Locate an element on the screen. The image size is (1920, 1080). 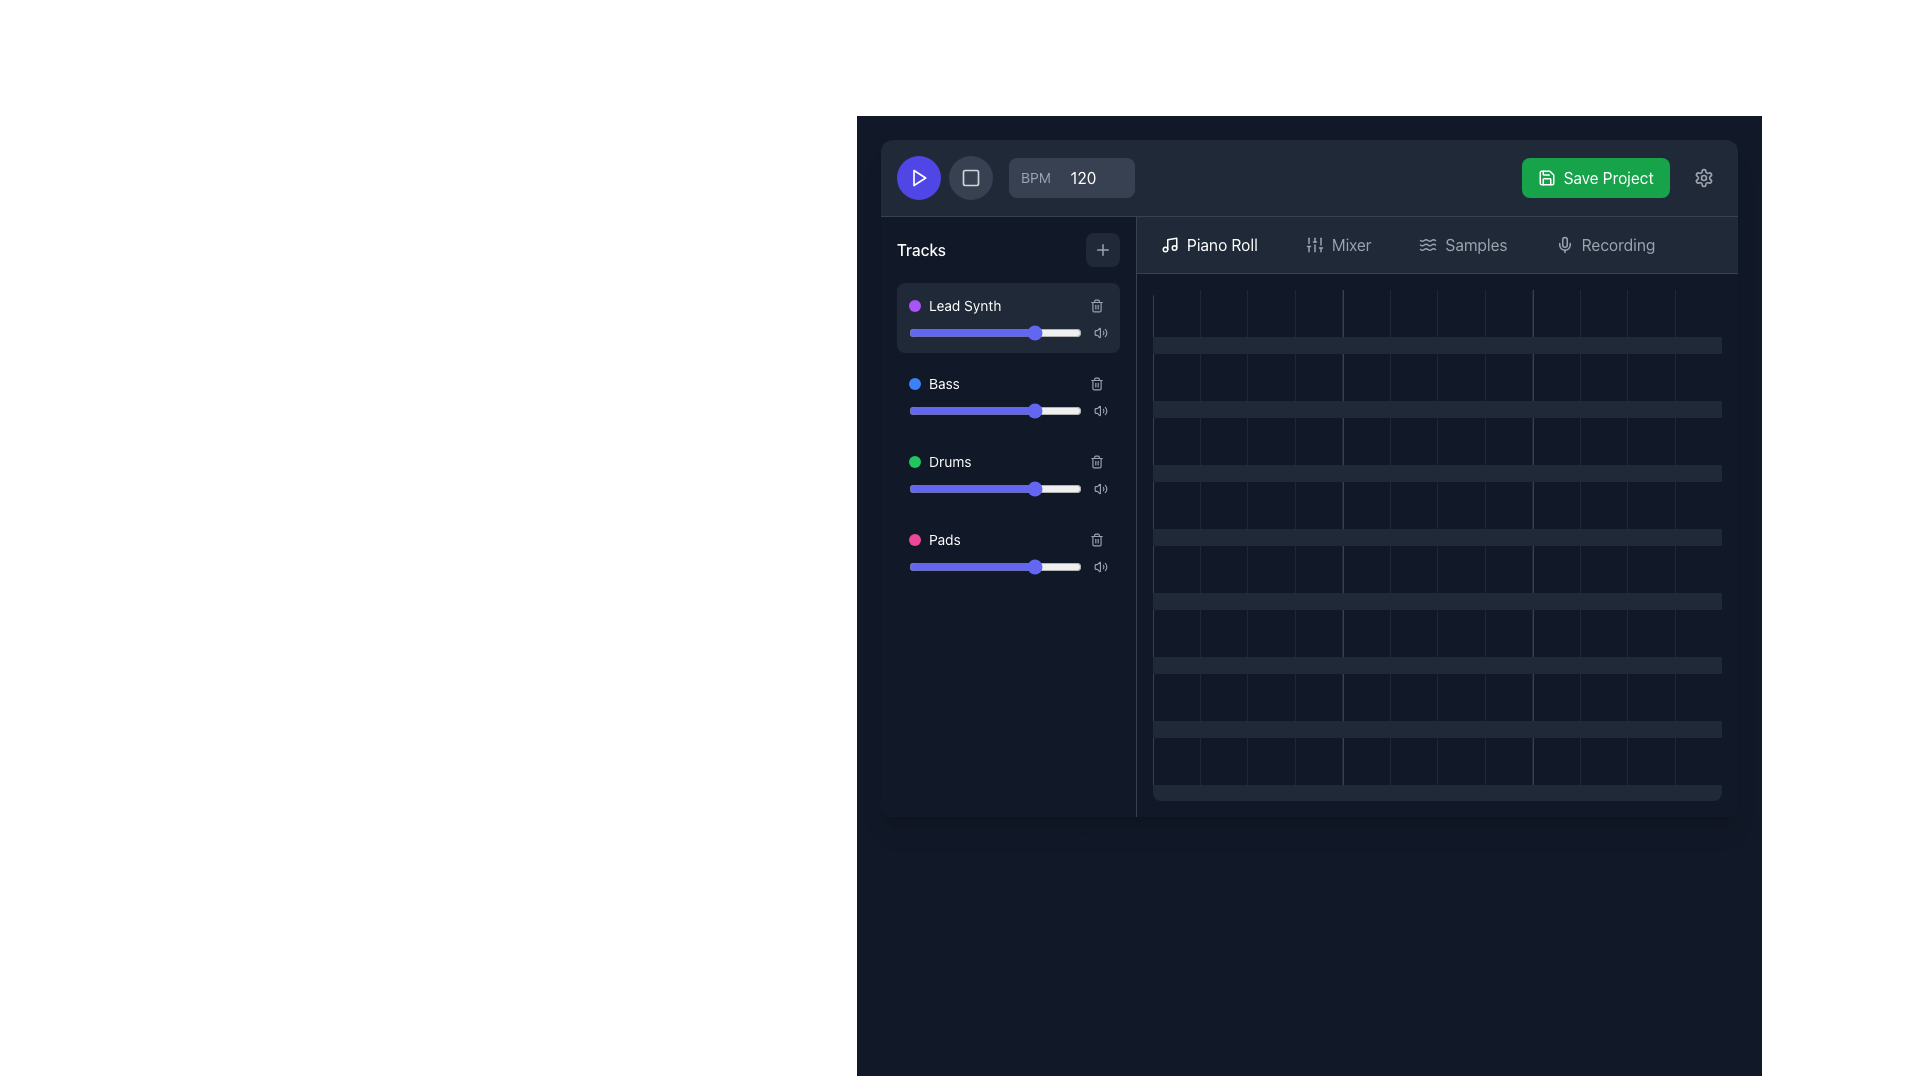
the slider value is located at coordinates (1074, 410).